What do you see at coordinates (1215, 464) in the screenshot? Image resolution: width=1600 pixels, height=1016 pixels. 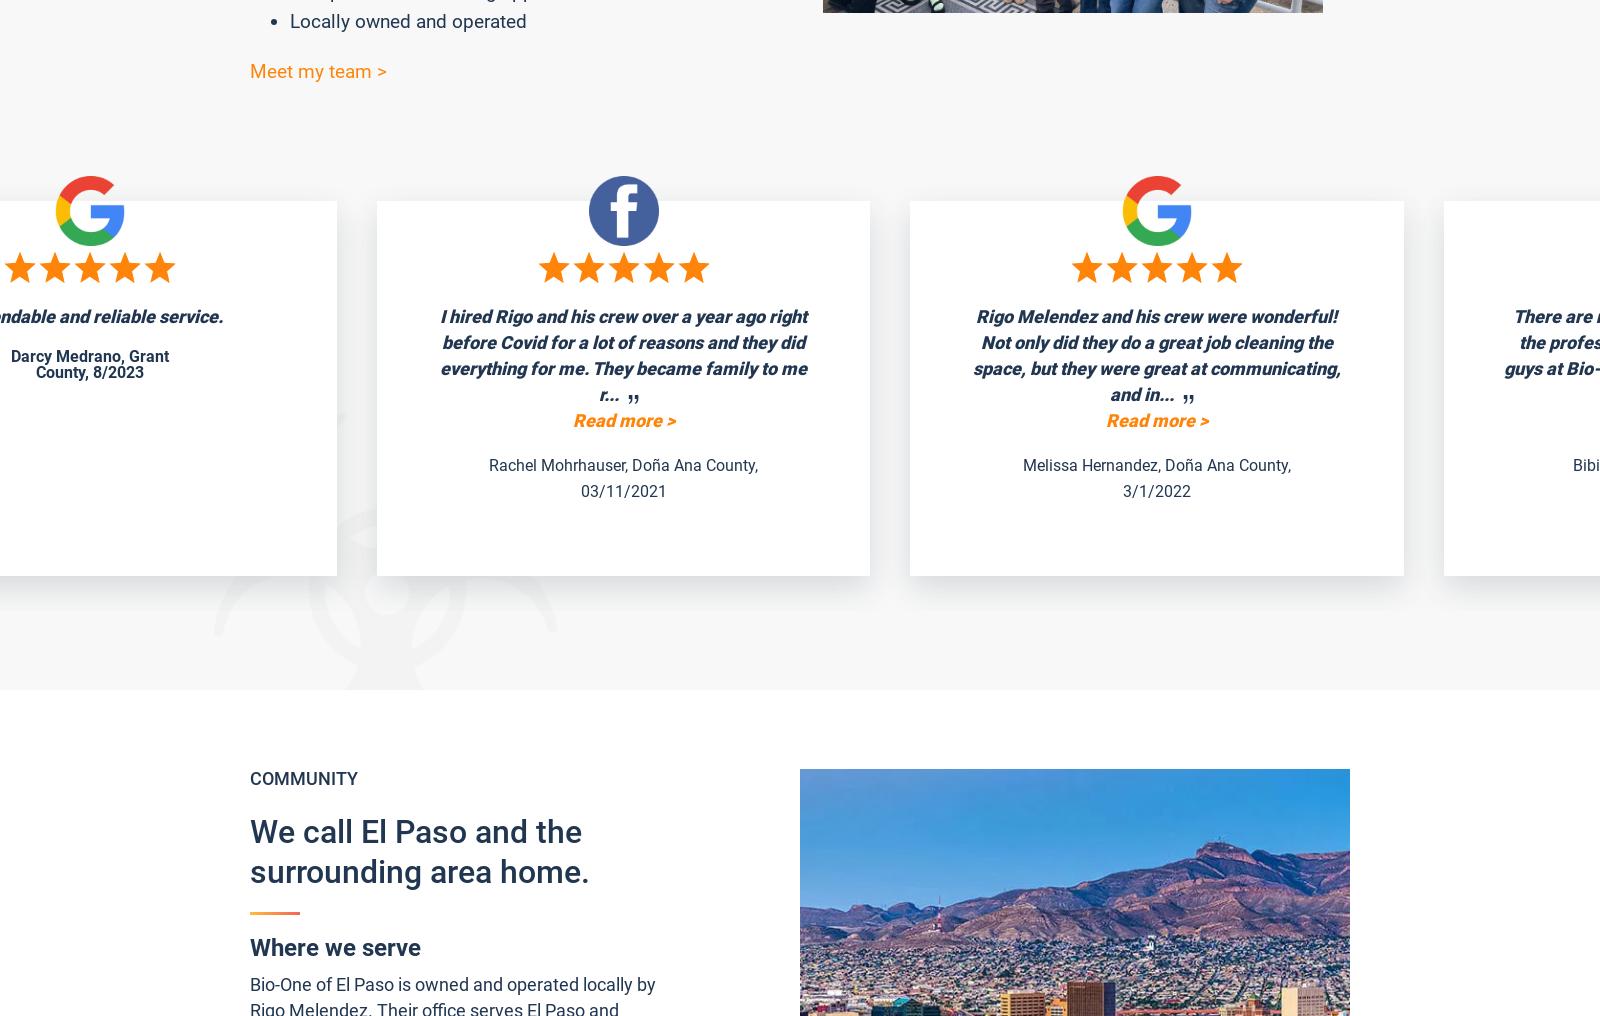 I see `'Bibi Olacio, Grant County, 8/2023'` at bounding box center [1215, 464].